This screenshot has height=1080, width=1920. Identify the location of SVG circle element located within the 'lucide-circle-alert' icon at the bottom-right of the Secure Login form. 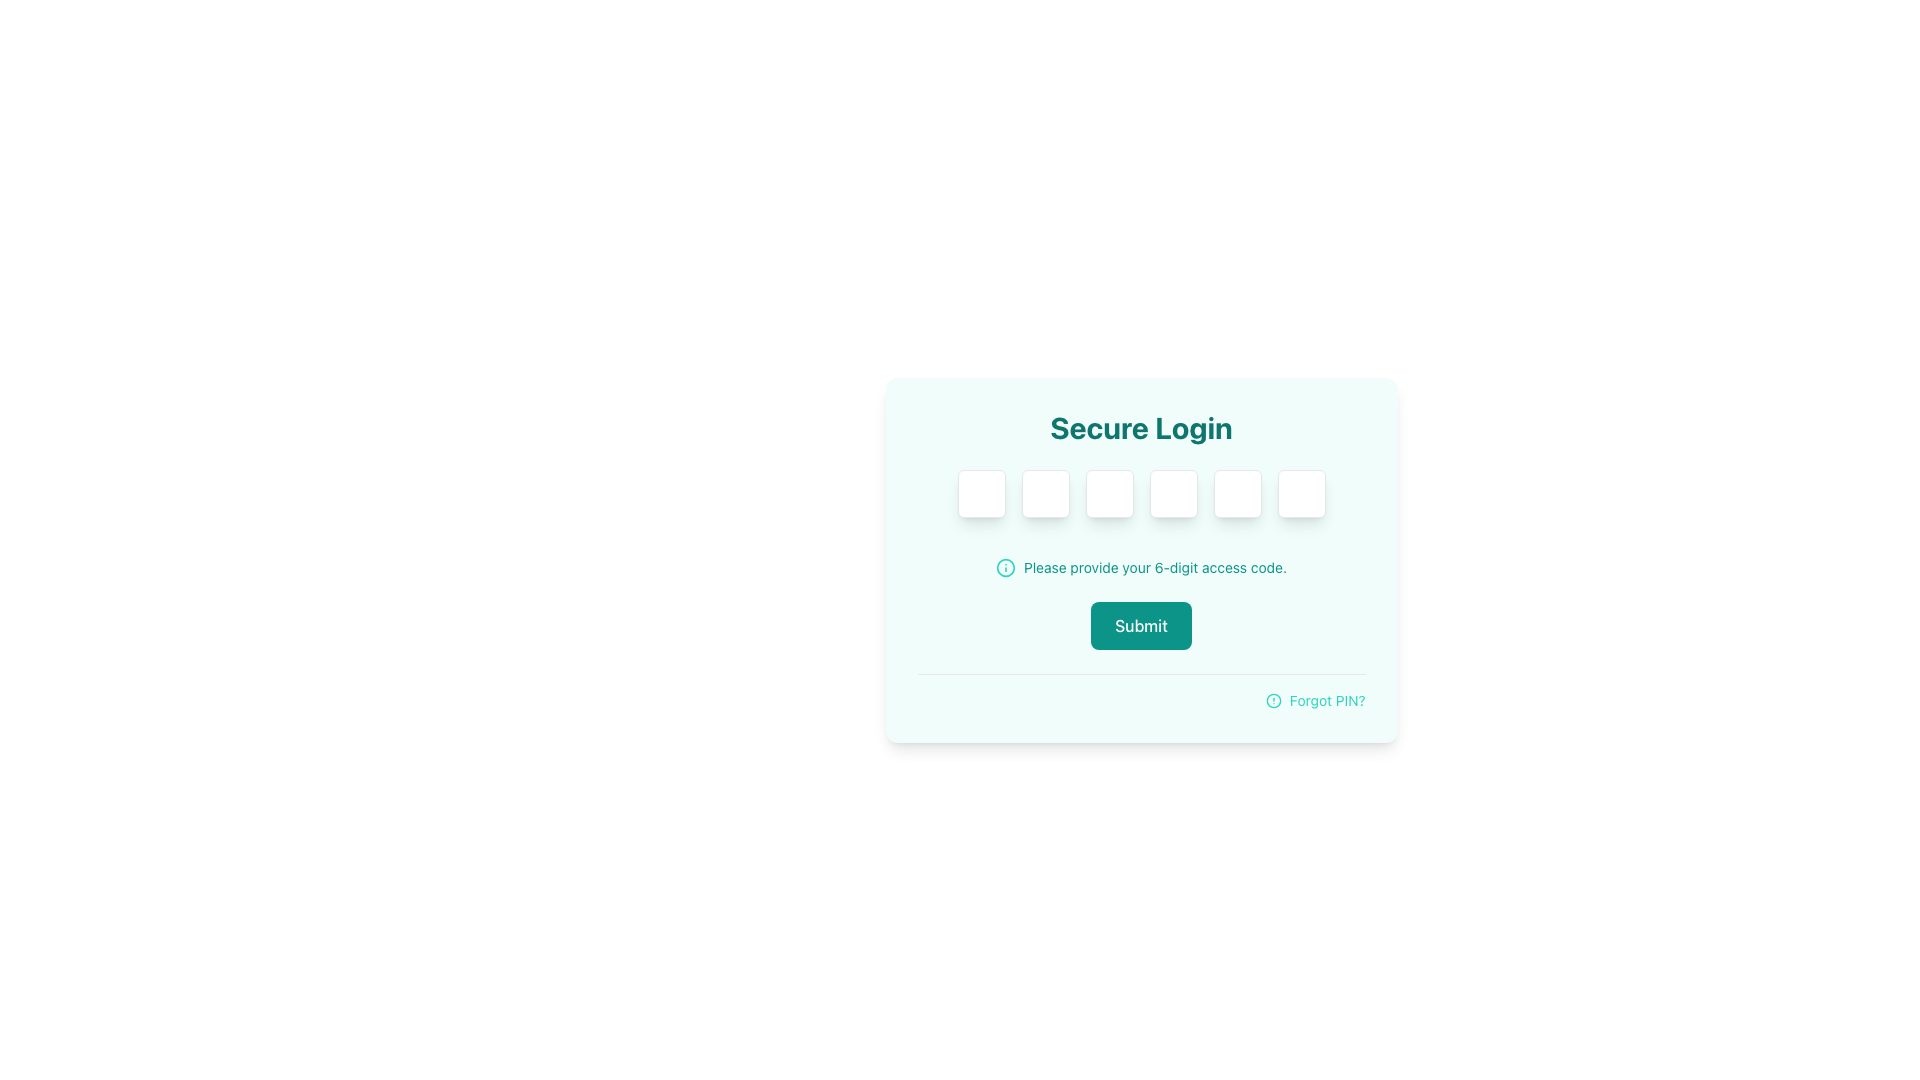
(1272, 700).